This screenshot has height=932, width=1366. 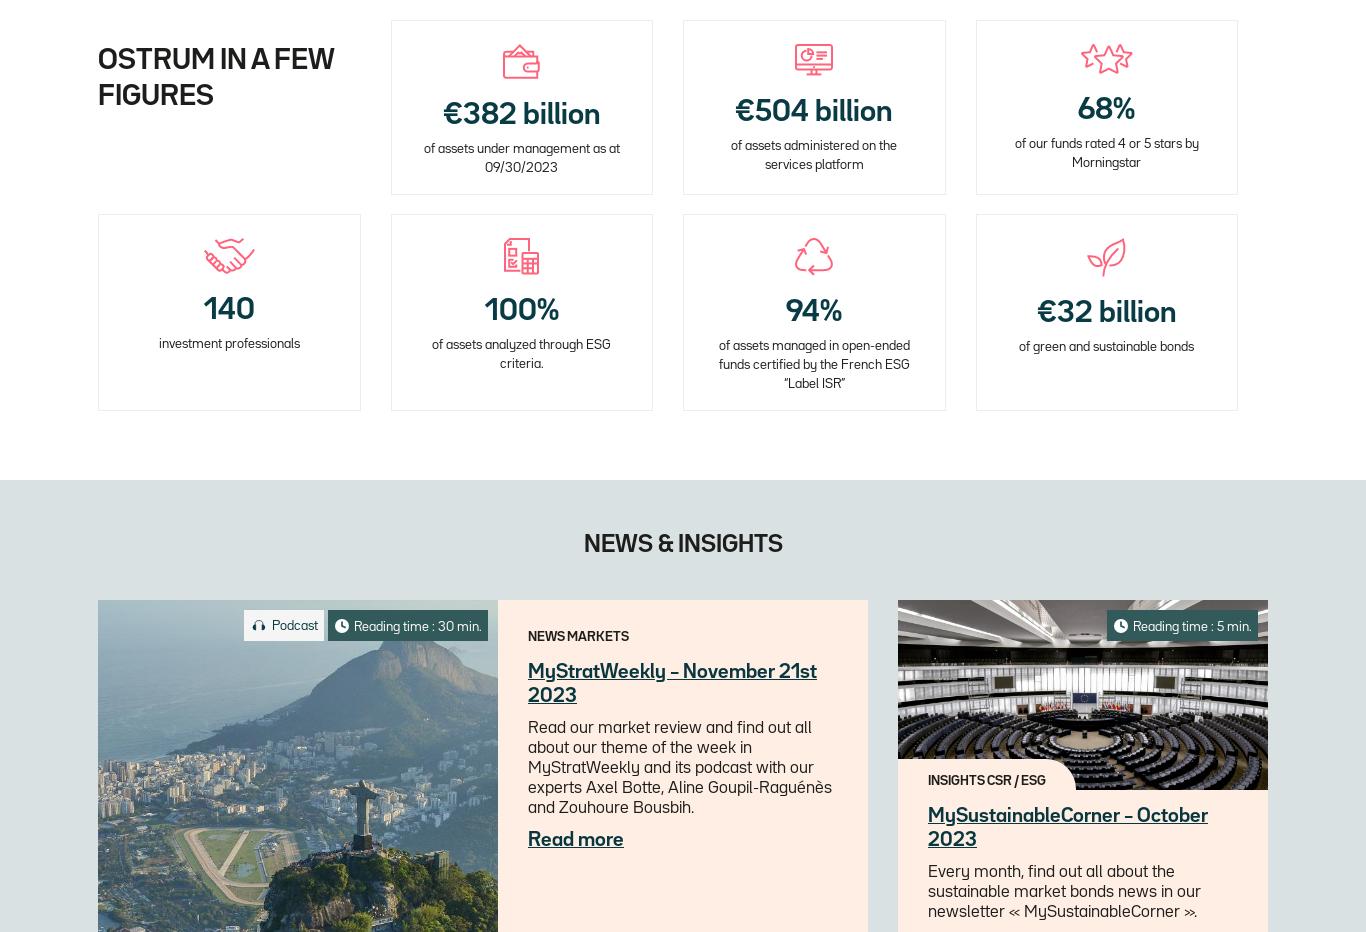 What do you see at coordinates (228, 452) in the screenshot?
I see `'including more than 90 PMs and structurers and 27 insurance management experts'` at bounding box center [228, 452].